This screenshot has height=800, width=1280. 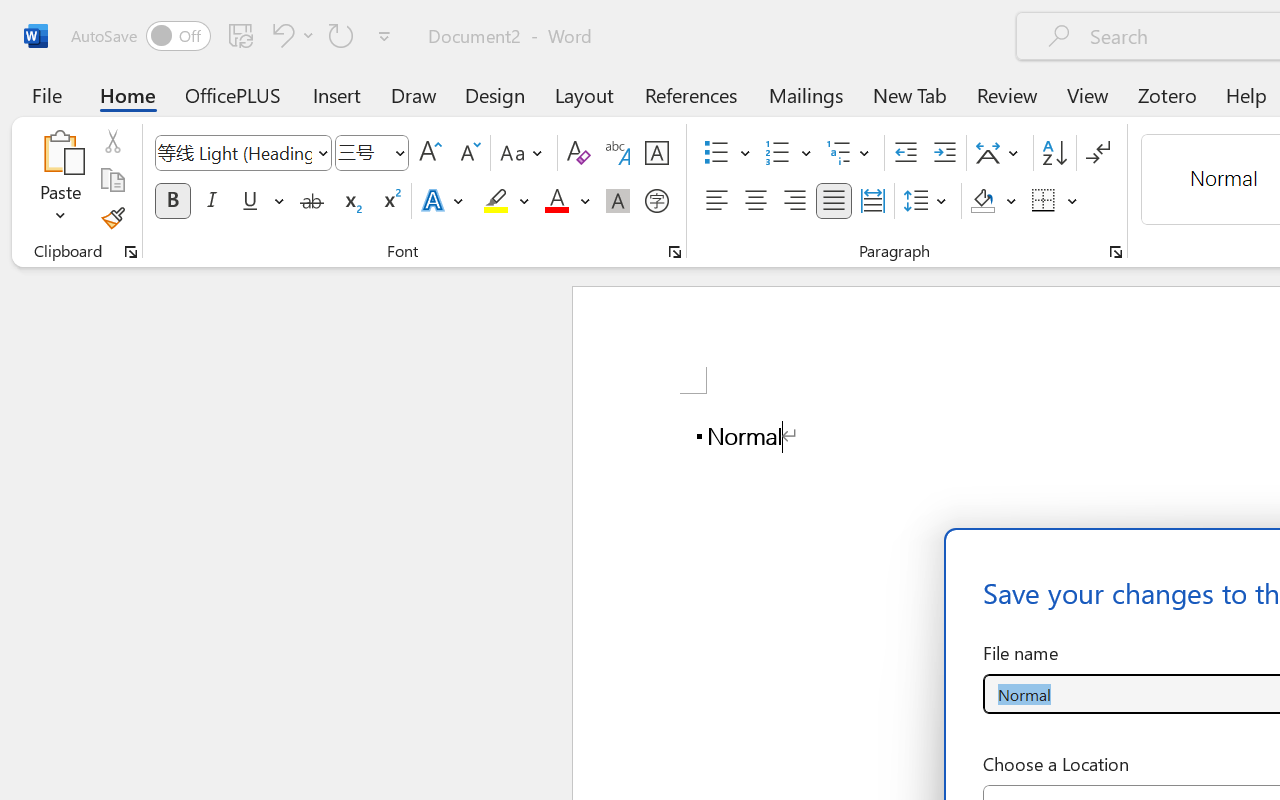 I want to click on 'Underline', so click(x=260, y=201).